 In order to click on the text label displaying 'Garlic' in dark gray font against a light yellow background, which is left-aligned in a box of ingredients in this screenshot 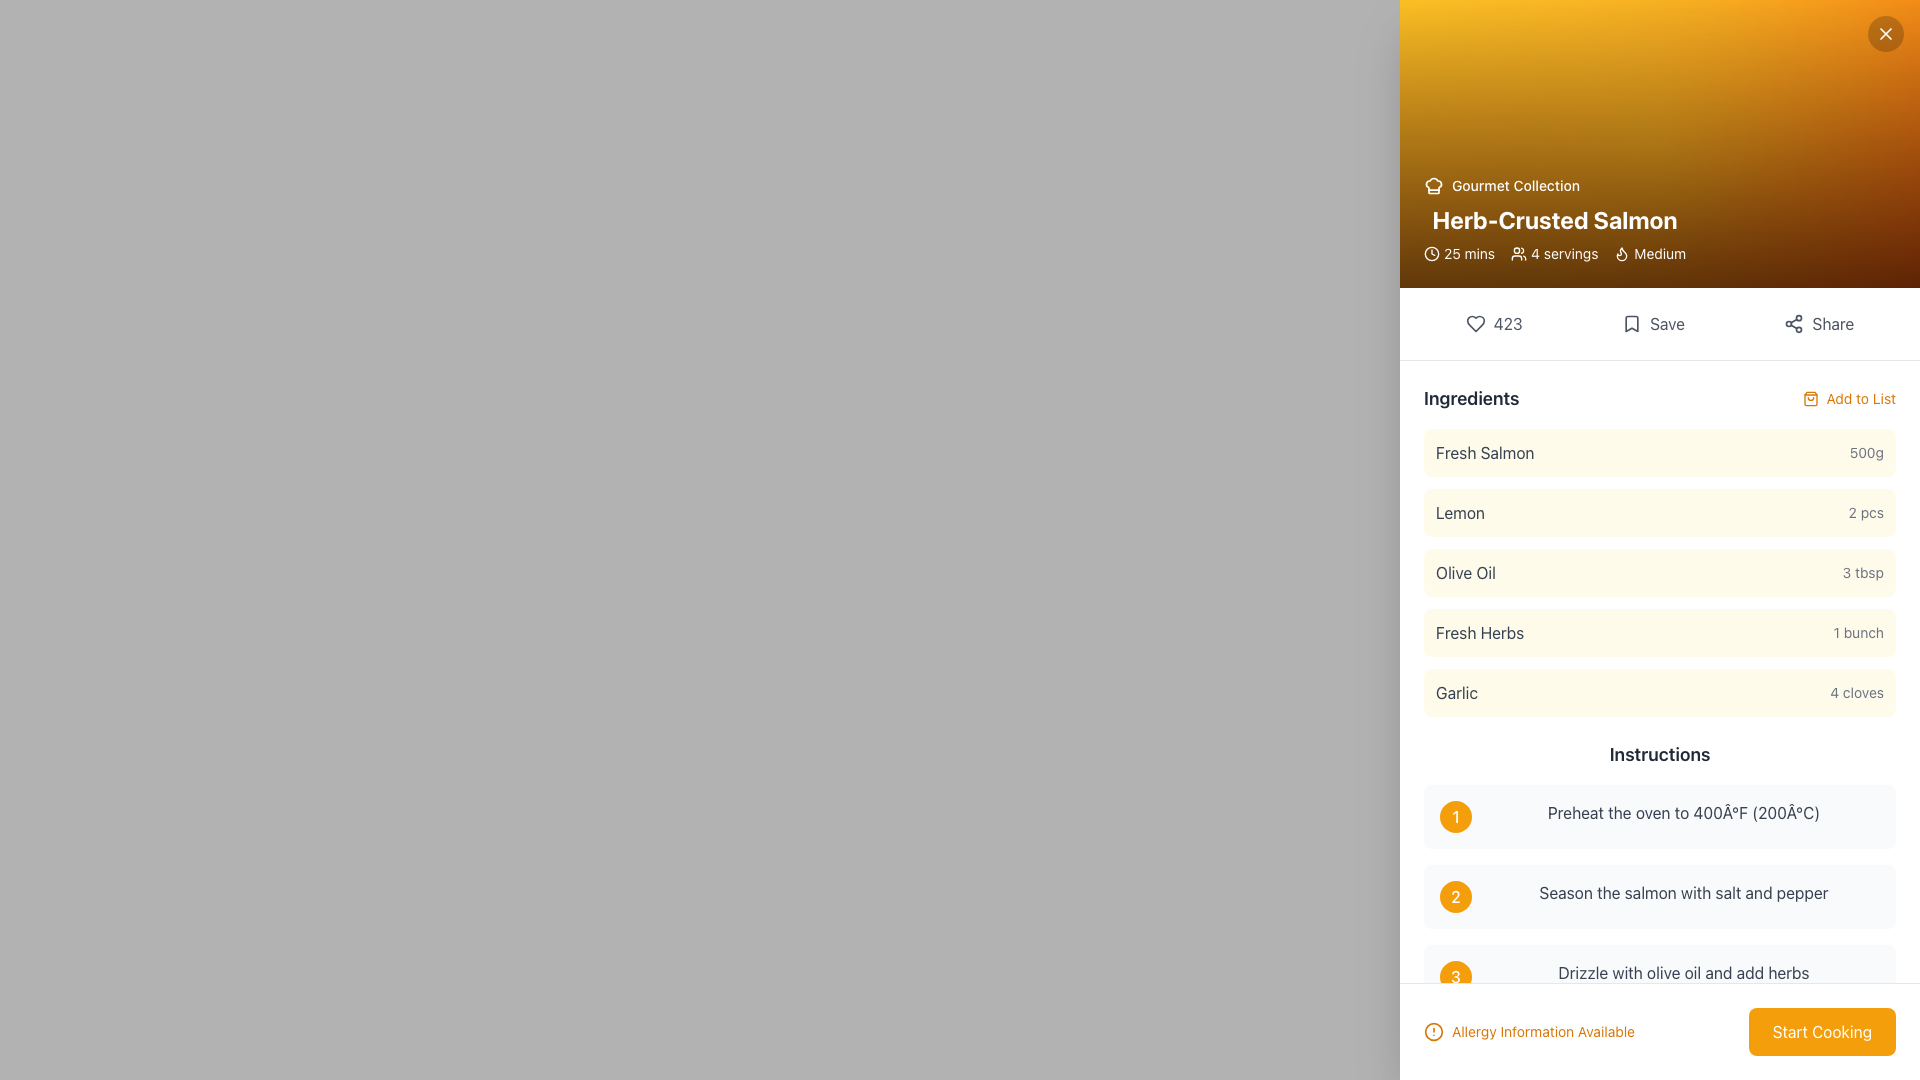, I will do `click(1456, 692)`.